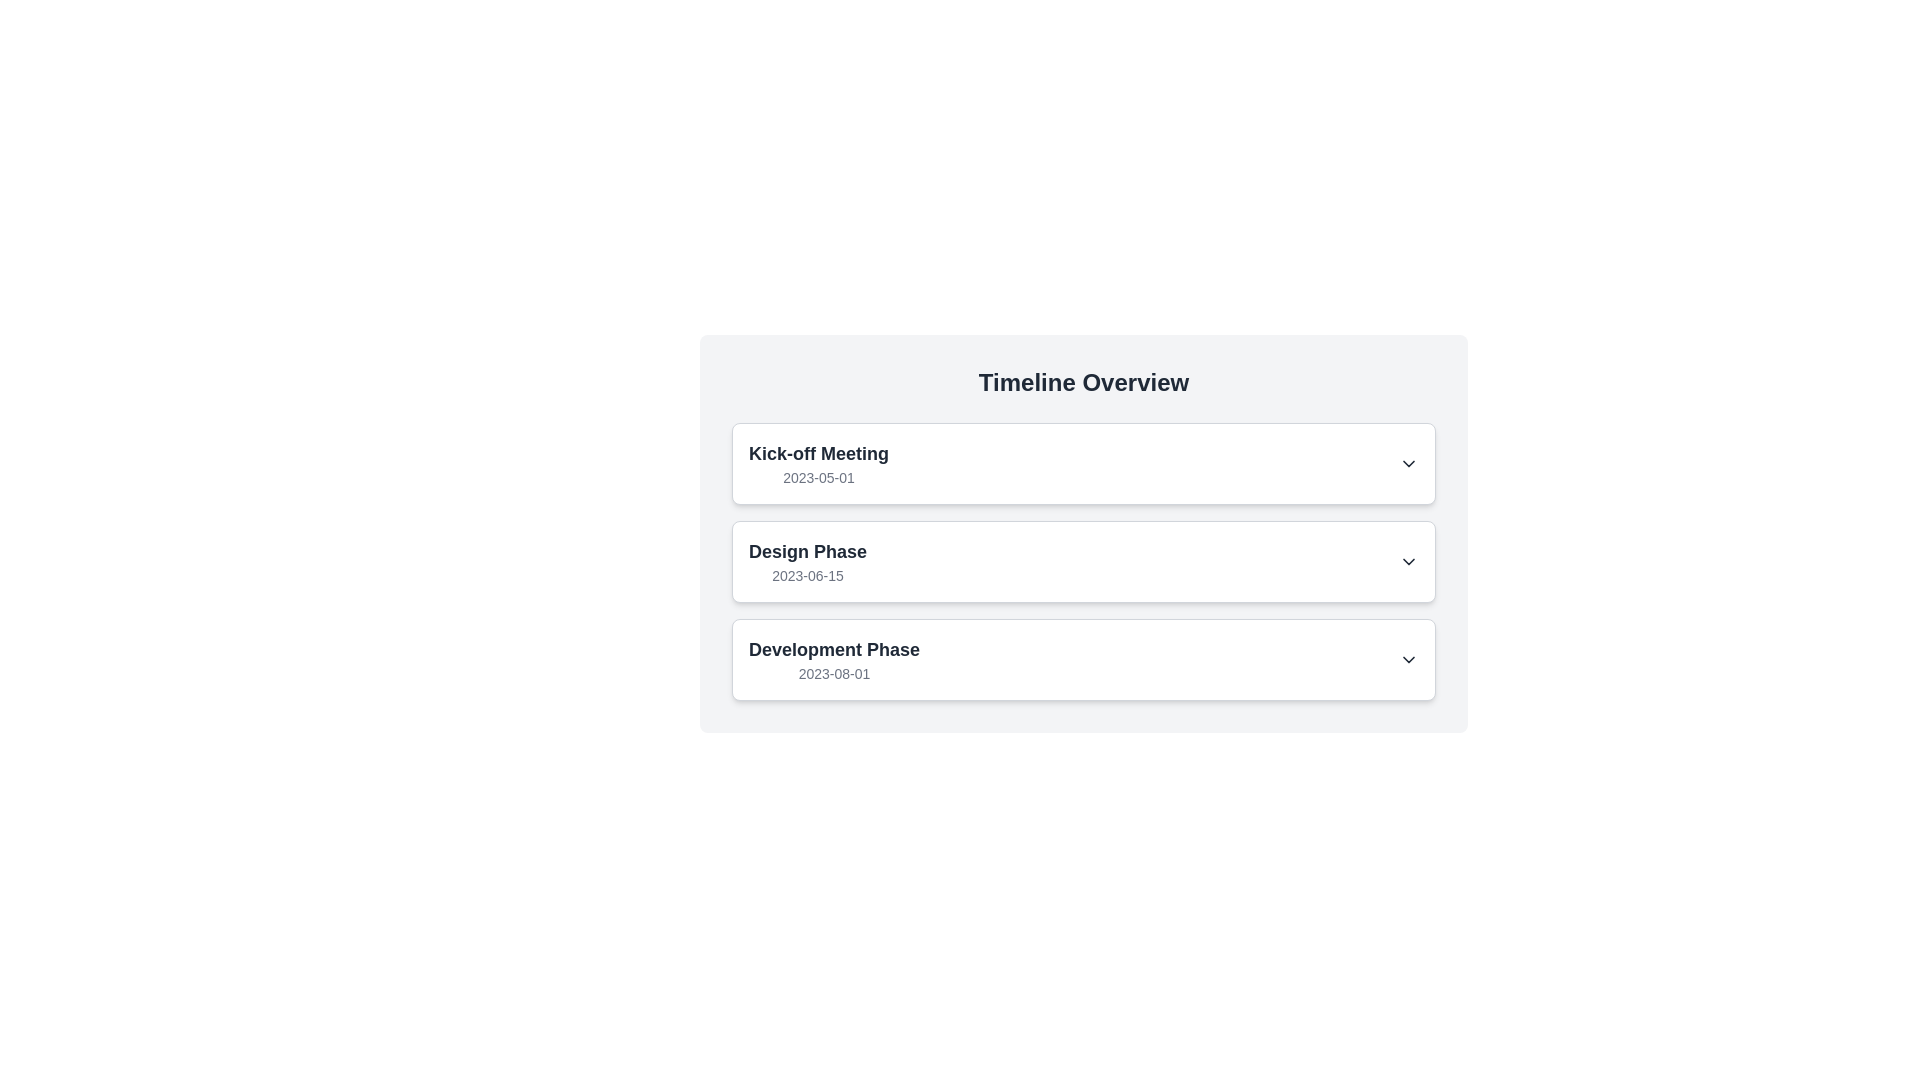  What do you see at coordinates (1083, 382) in the screenshot?
I see `the 'Timeline Overview' text heading` at bounding box center [1083, 382].